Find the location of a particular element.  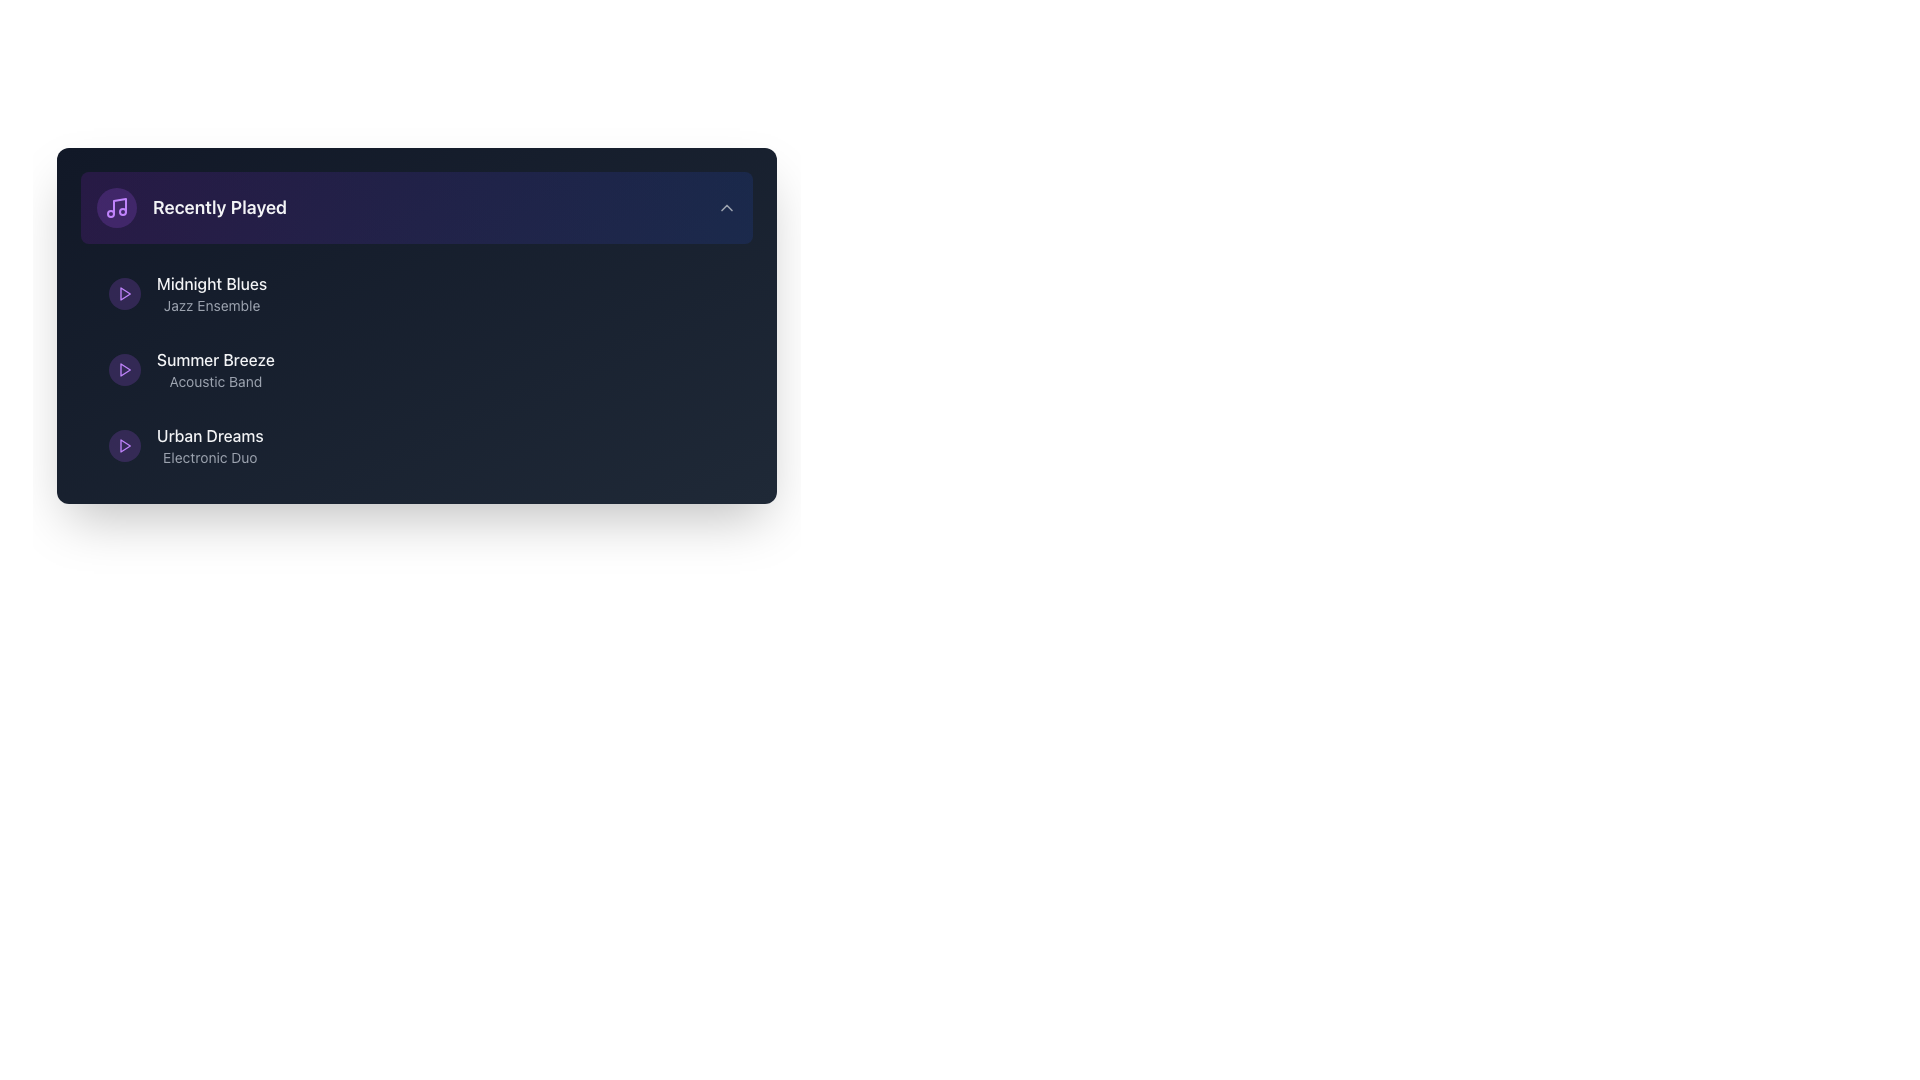

the text label displaying 'Midnight Blues' and the category 'Jazz Ensemble' in the 'Recently Played' list if accessible navigation is supported is located at coordinates (212, 293).